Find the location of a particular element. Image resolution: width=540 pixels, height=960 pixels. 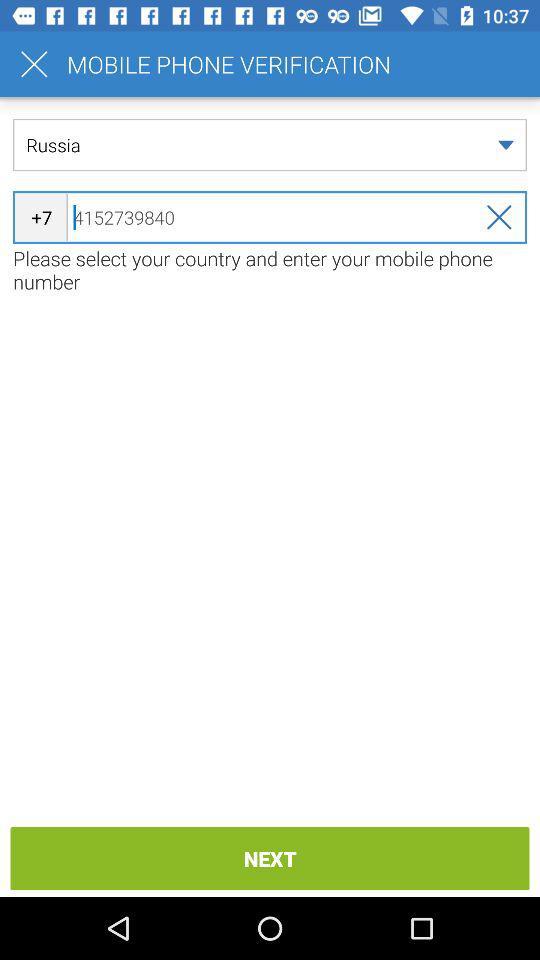

please select your icon is located at coordinates (270, 269).